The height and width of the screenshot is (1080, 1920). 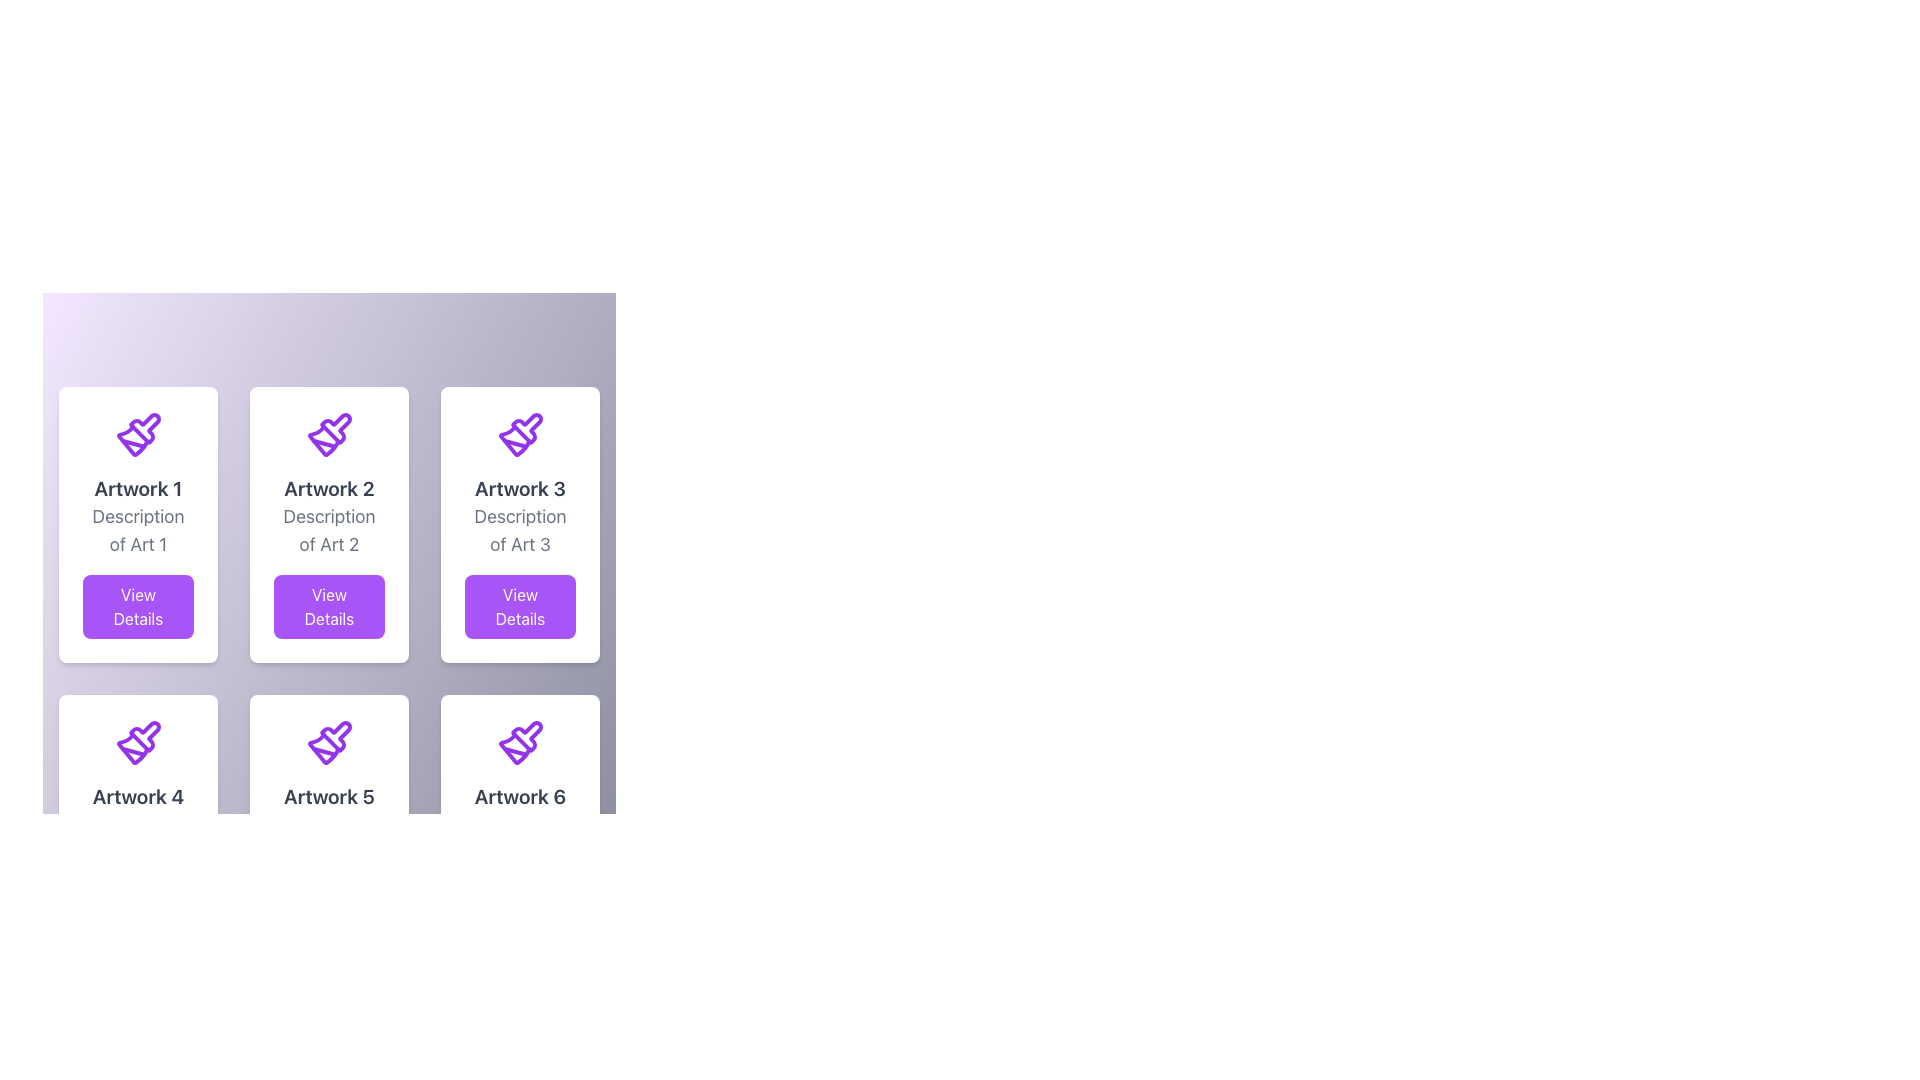 What do you see at coordinates (329, 530) in the screenshot?
I see `the text block containing the phrase 'Description of Art 2', which is located below the title 'Artwork 2' and above the 'View Details' button in the second card of a 3x2 grid layout` at bounding box center [329, 530].